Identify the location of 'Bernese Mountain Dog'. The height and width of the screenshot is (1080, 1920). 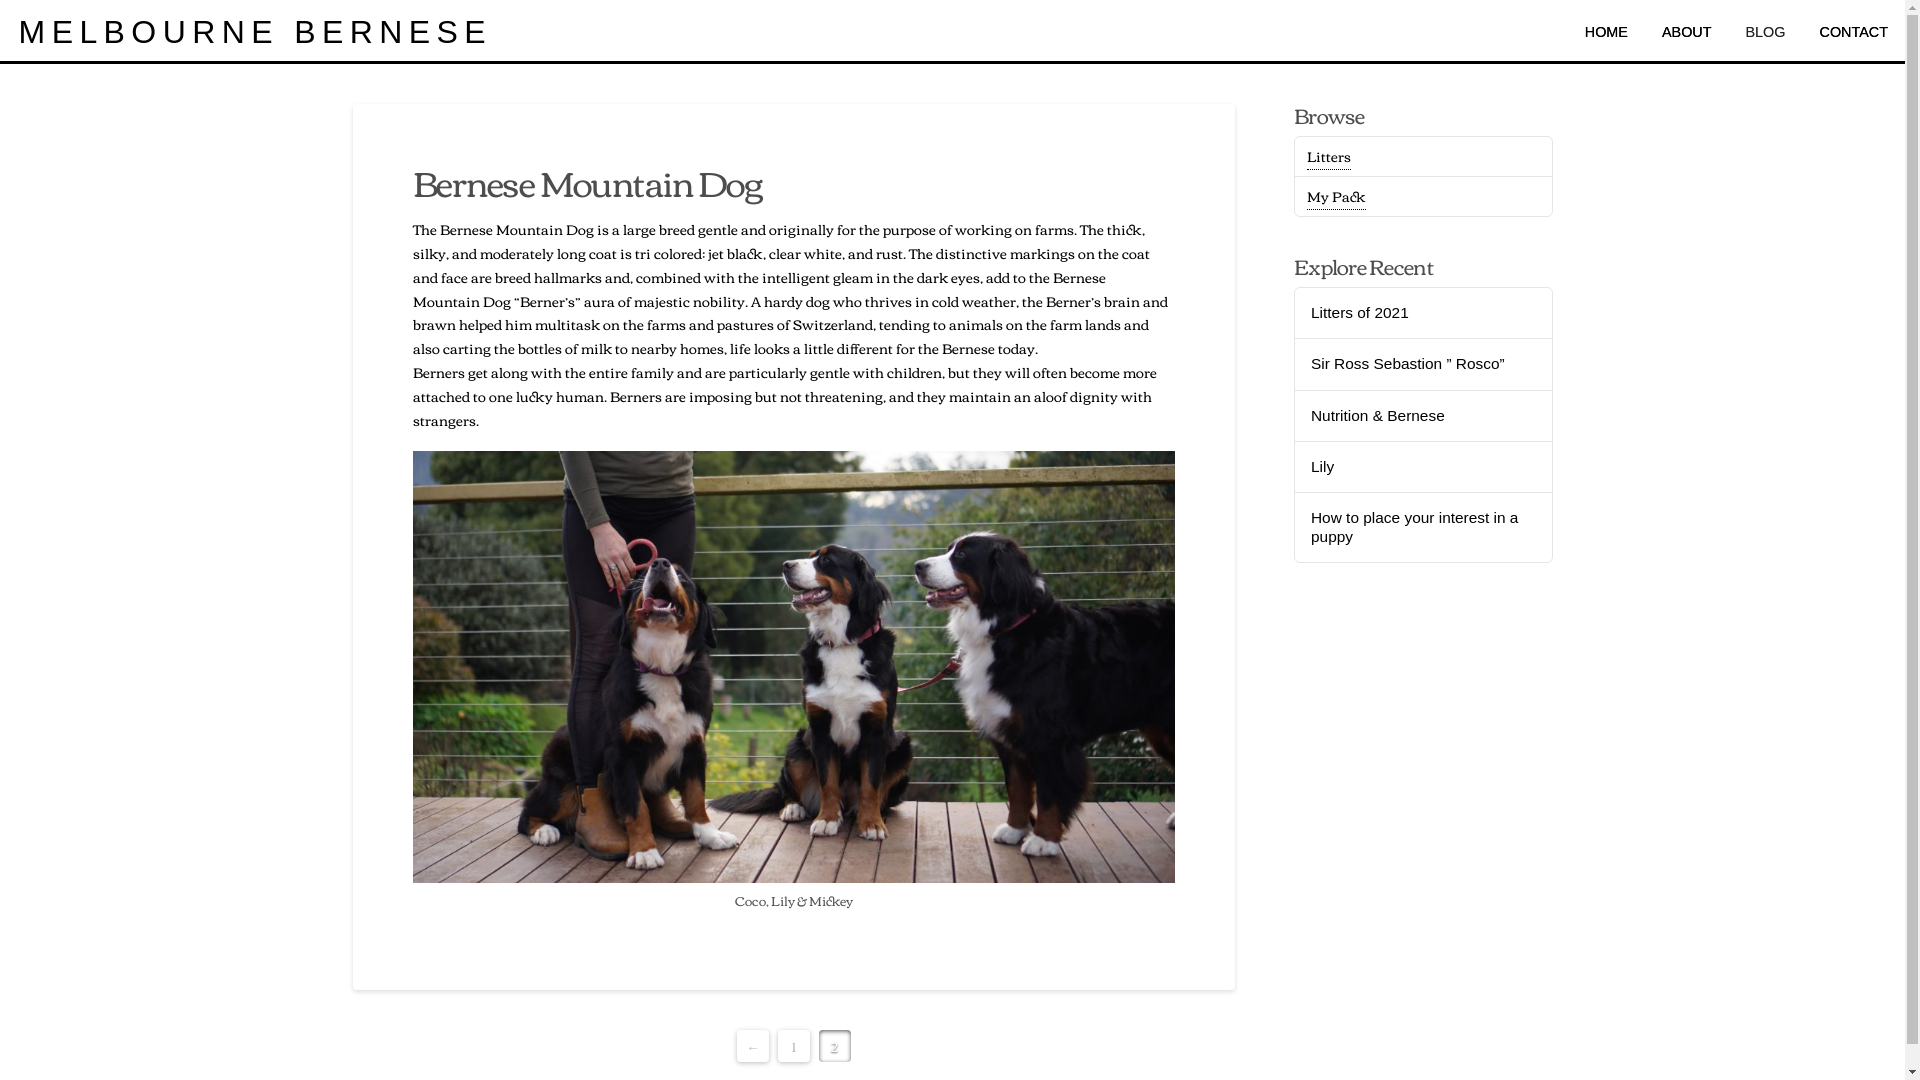
(586, 181).